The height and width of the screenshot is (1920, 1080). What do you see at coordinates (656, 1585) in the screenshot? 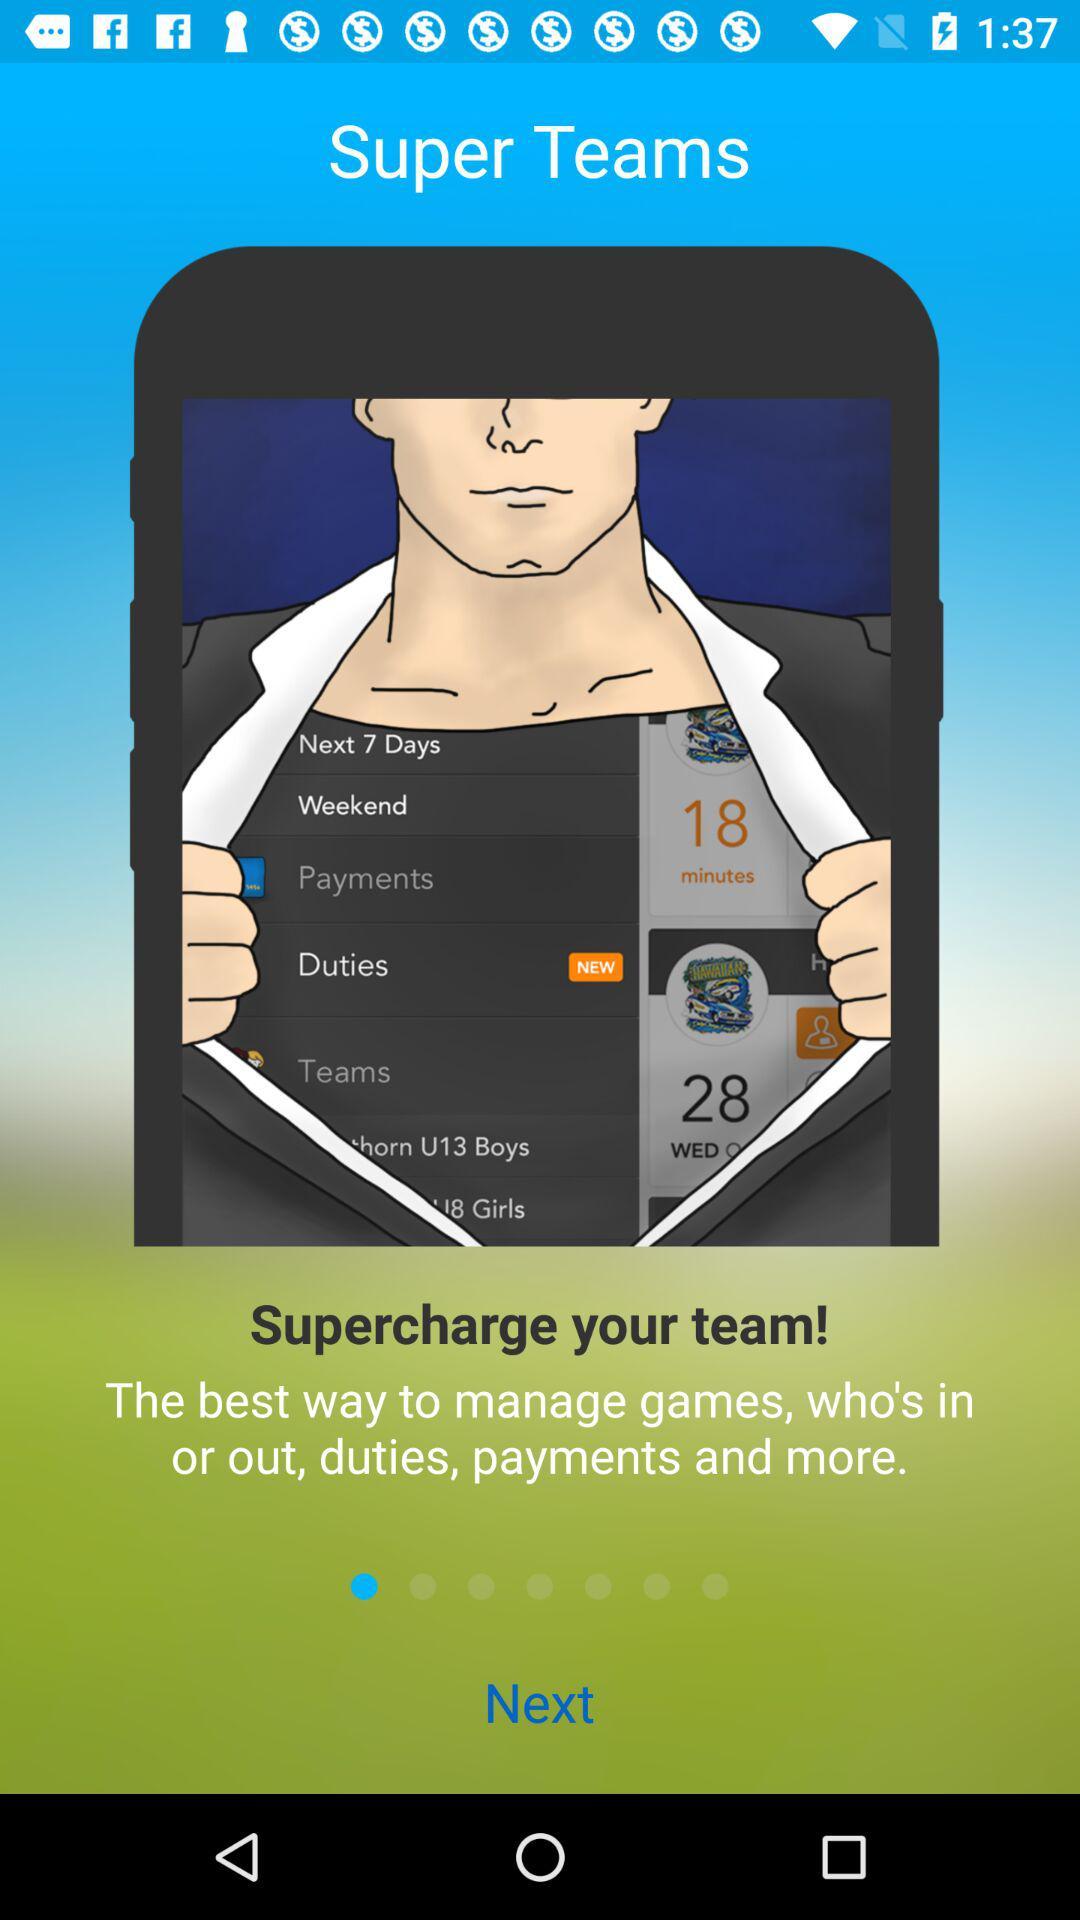
I see `skip 6 tabs` at bounding box center [656, 1585].